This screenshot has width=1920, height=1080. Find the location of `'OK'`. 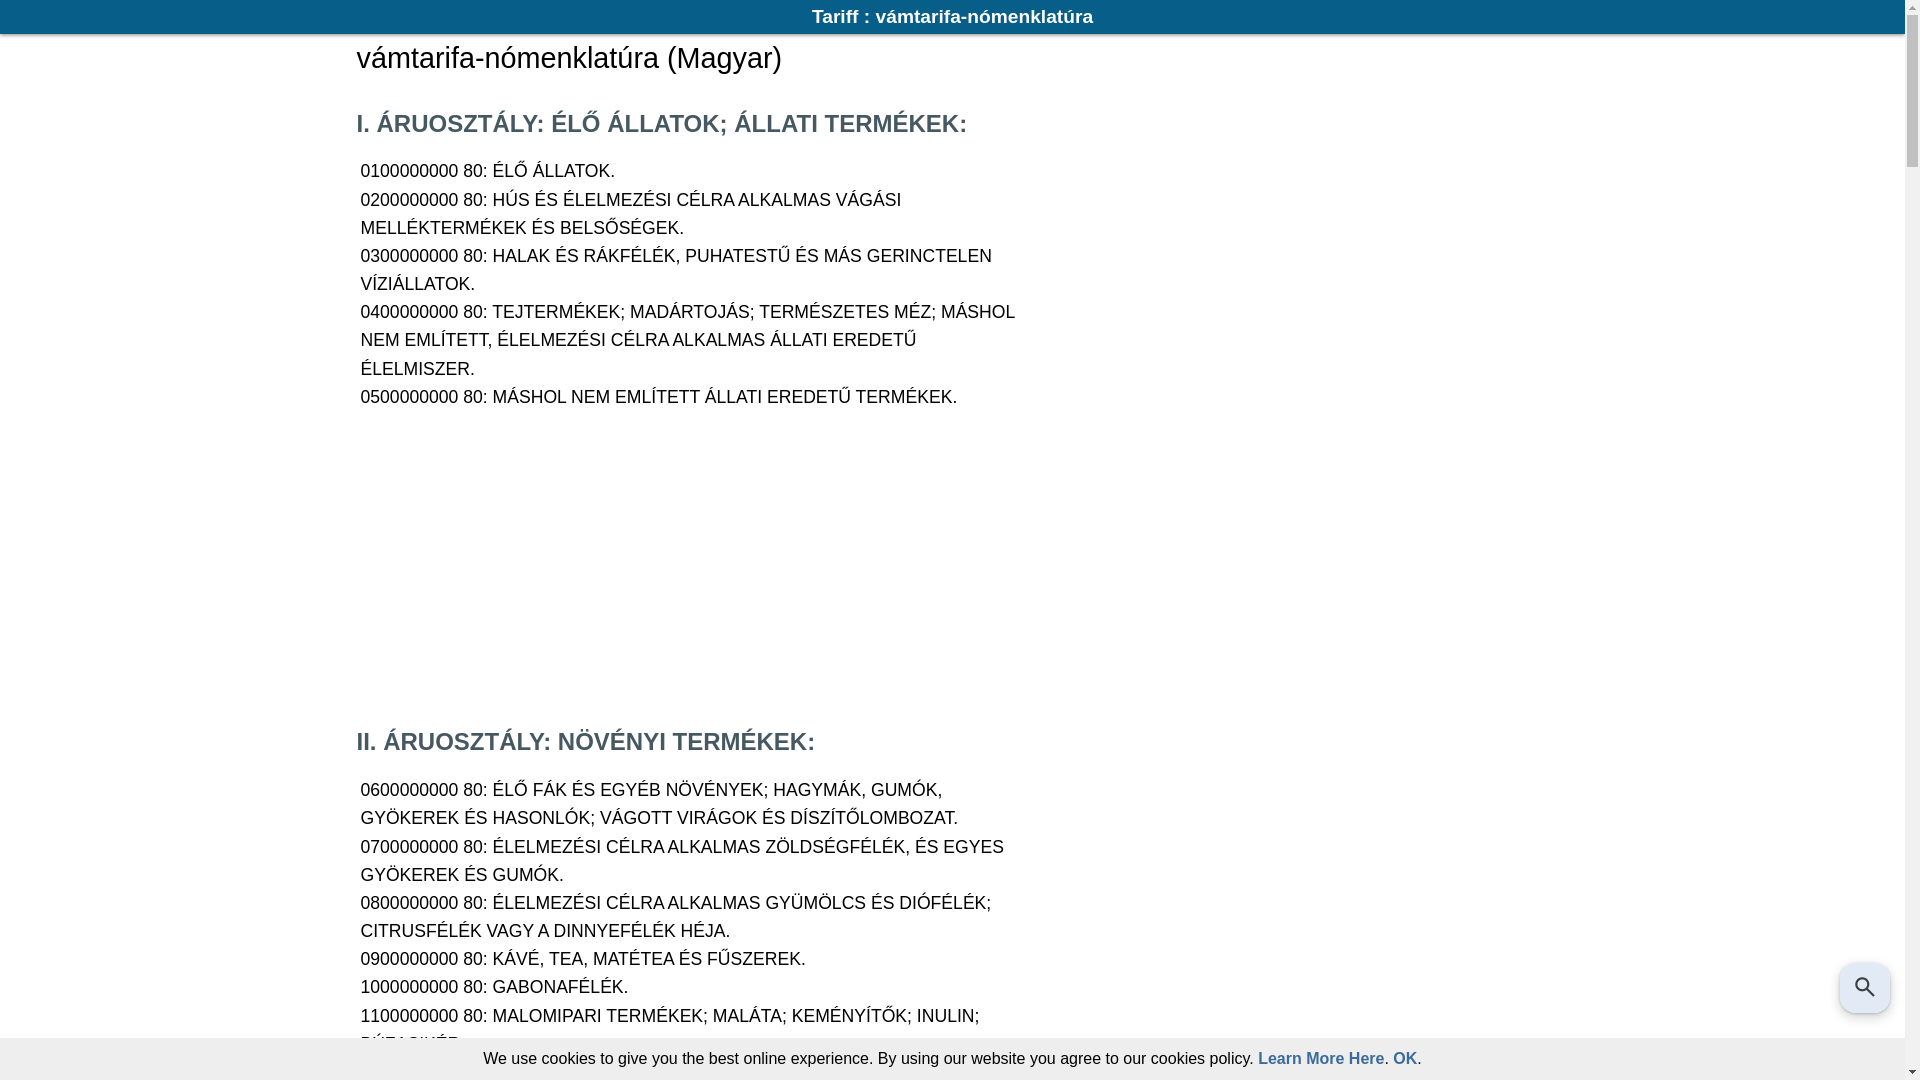

'OK' is located at coordinates (1404, 1057).